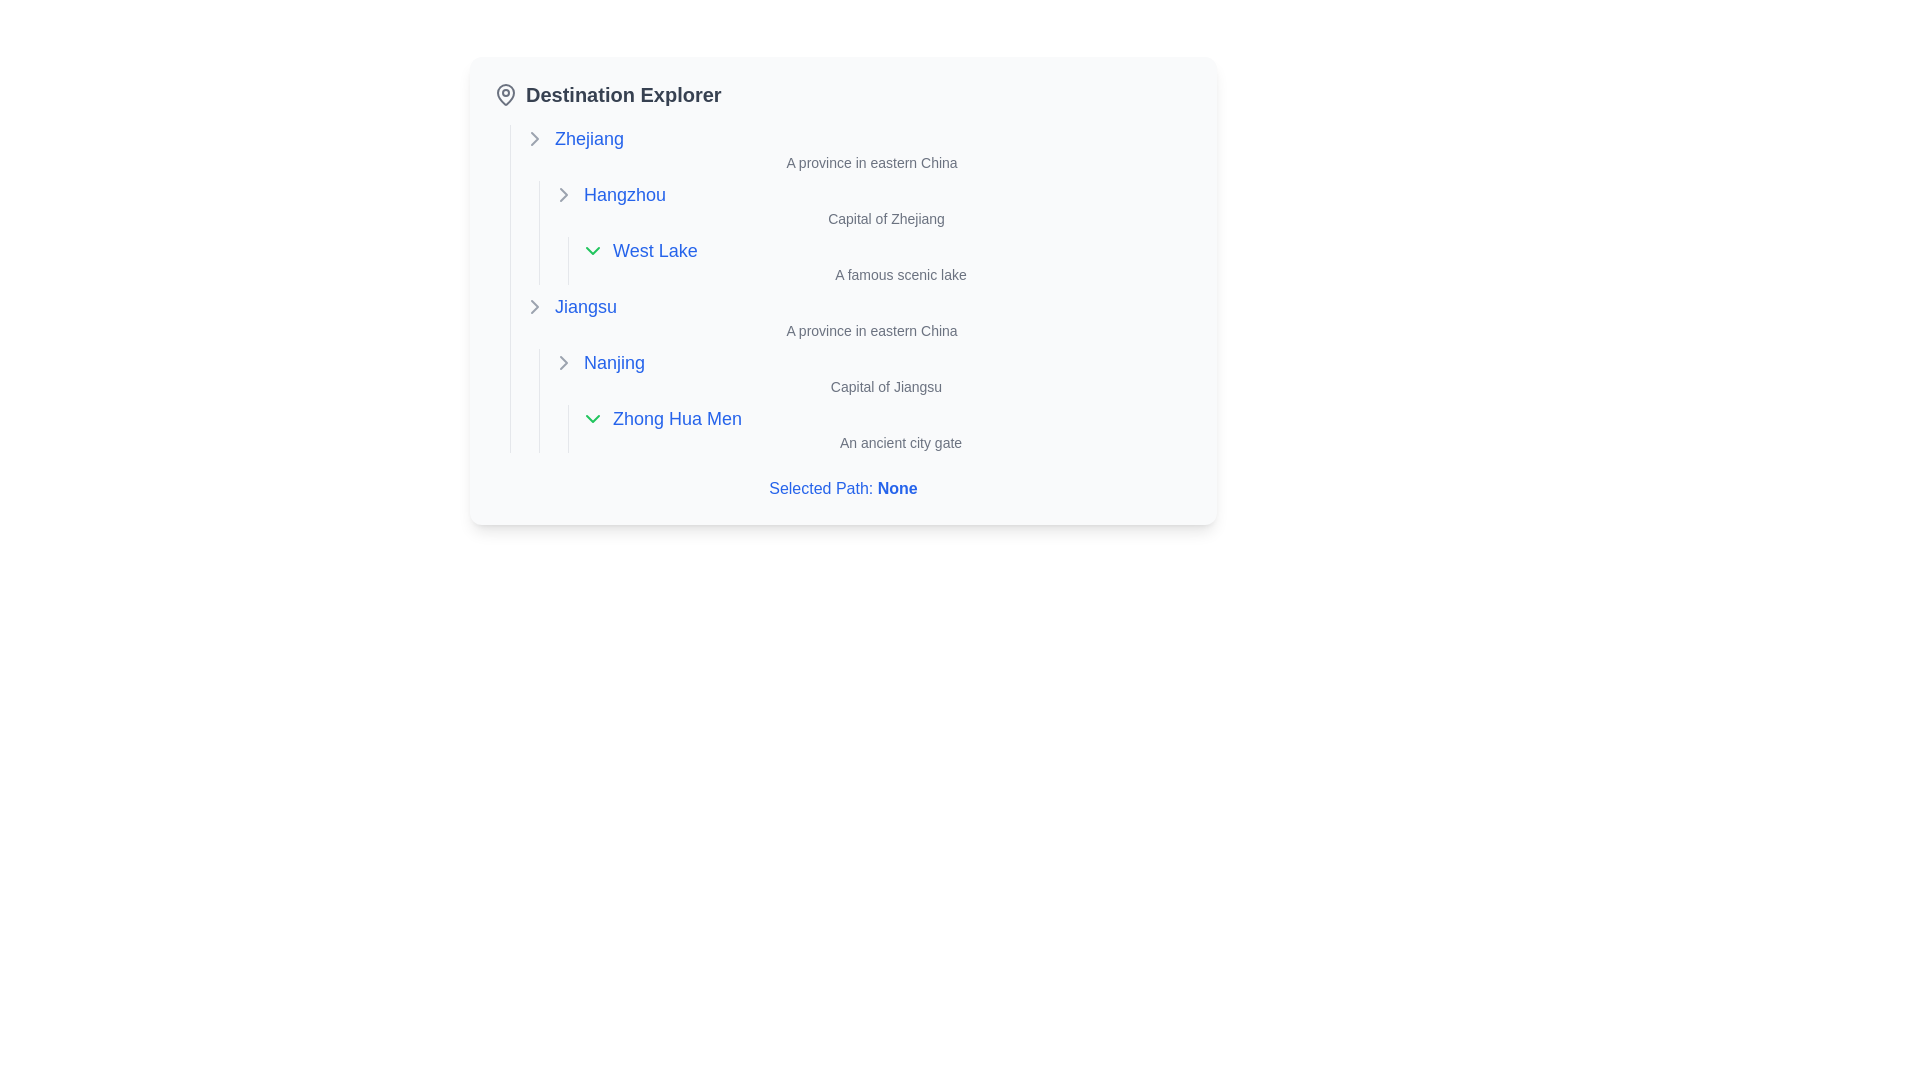 This screenshot has height=1080, width=1920. What do you see at coordinates (858, 330) in the screenshot?
I see `text label styled in a smaller, gray font located to the right of the clickable blue 'Jiangsu' label, positioned below it and above the description for 'Nanjing'` at bounding box center [858, 330].